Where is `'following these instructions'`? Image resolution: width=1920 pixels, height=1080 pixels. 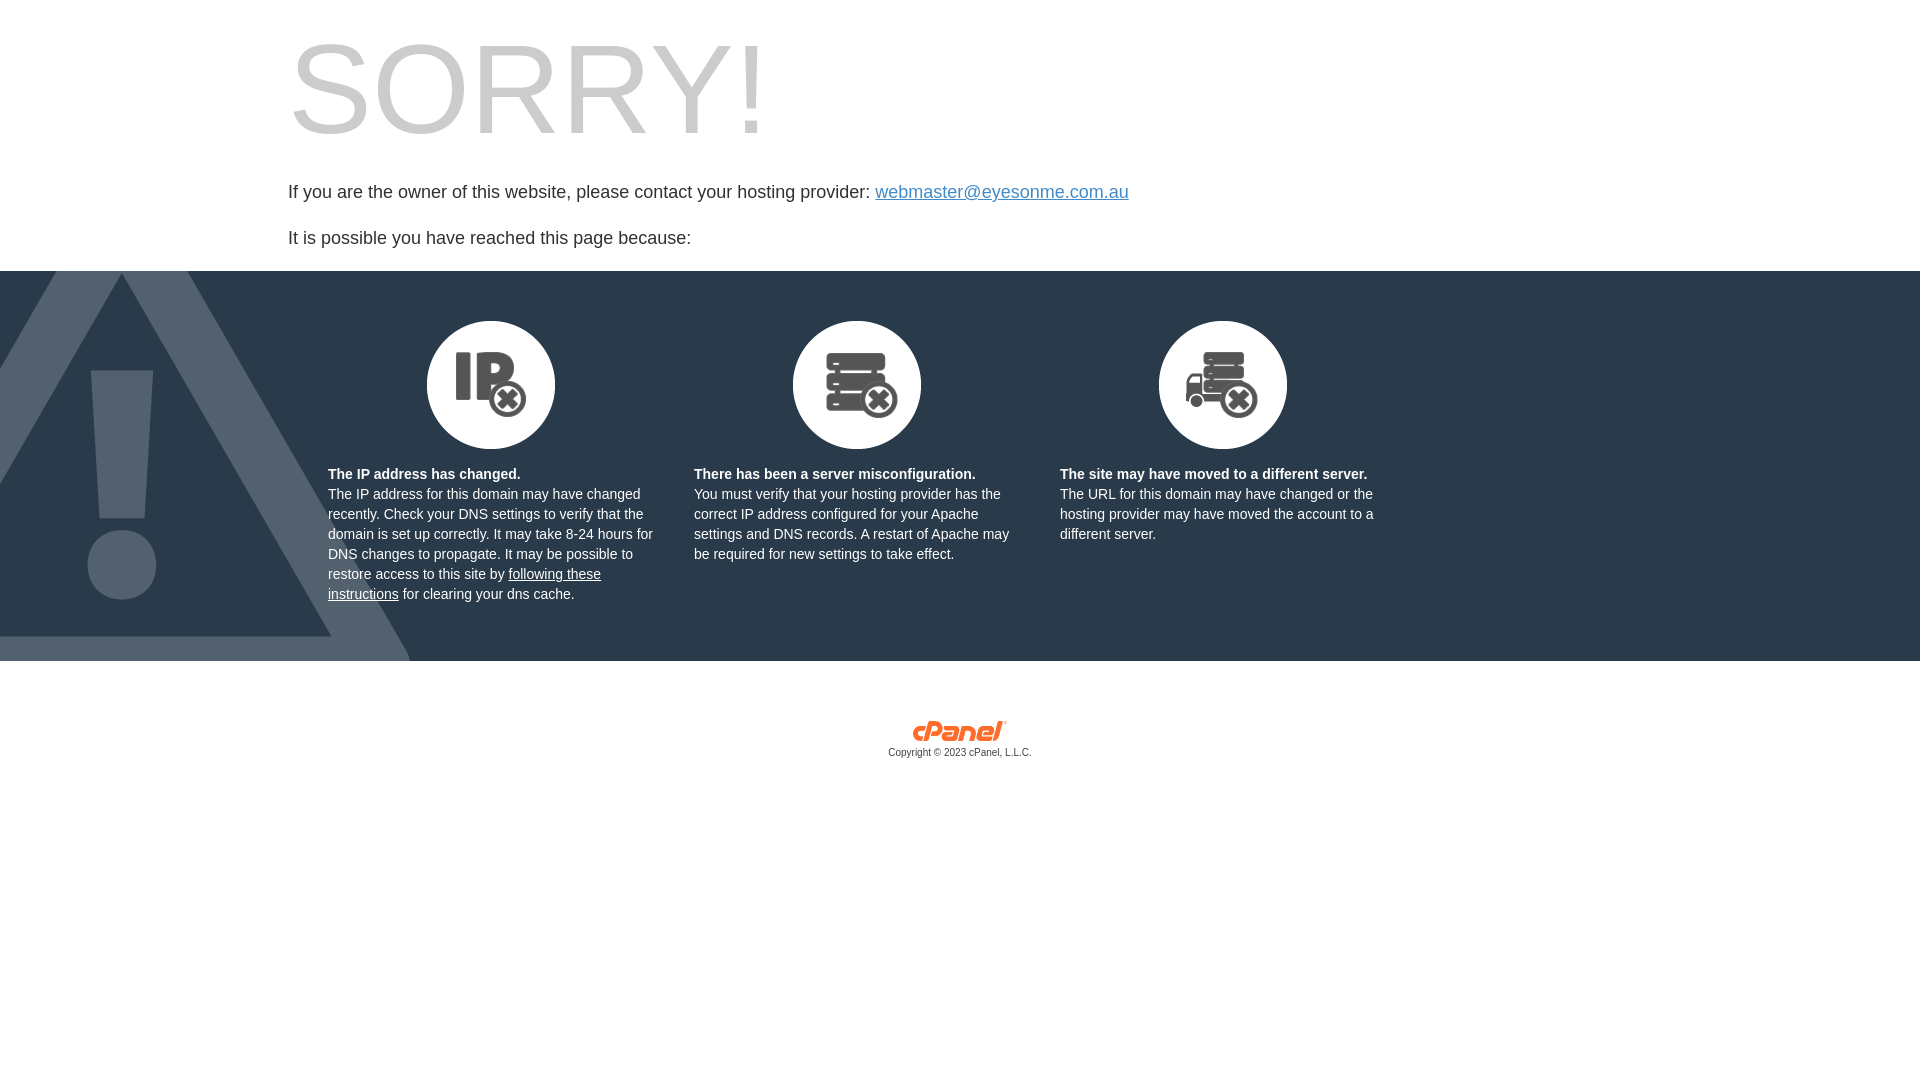 'following these instructions' is located at coordinates (463, 583).